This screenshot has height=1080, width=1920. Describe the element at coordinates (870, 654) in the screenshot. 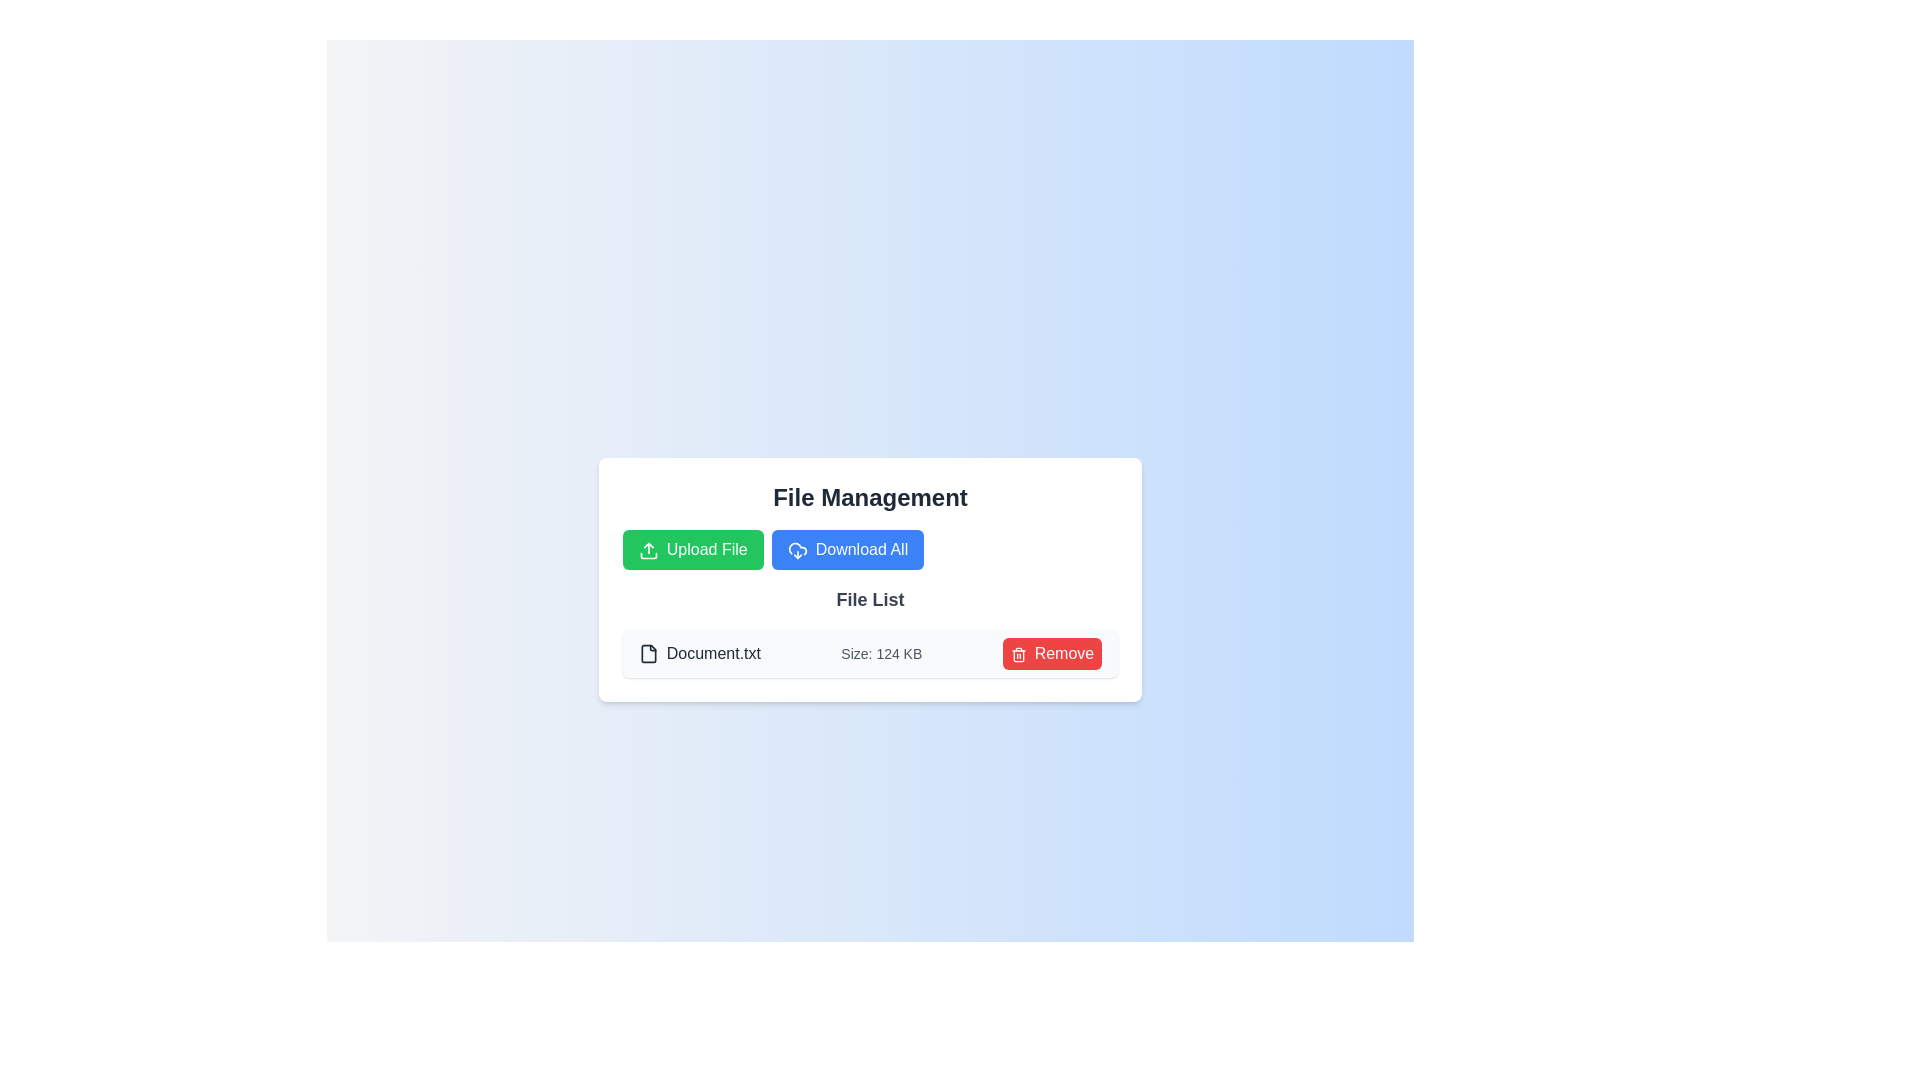

I see `the file entry in the 'File List' section which displays the filename, size, and includes a 'Remove' button` at that location.